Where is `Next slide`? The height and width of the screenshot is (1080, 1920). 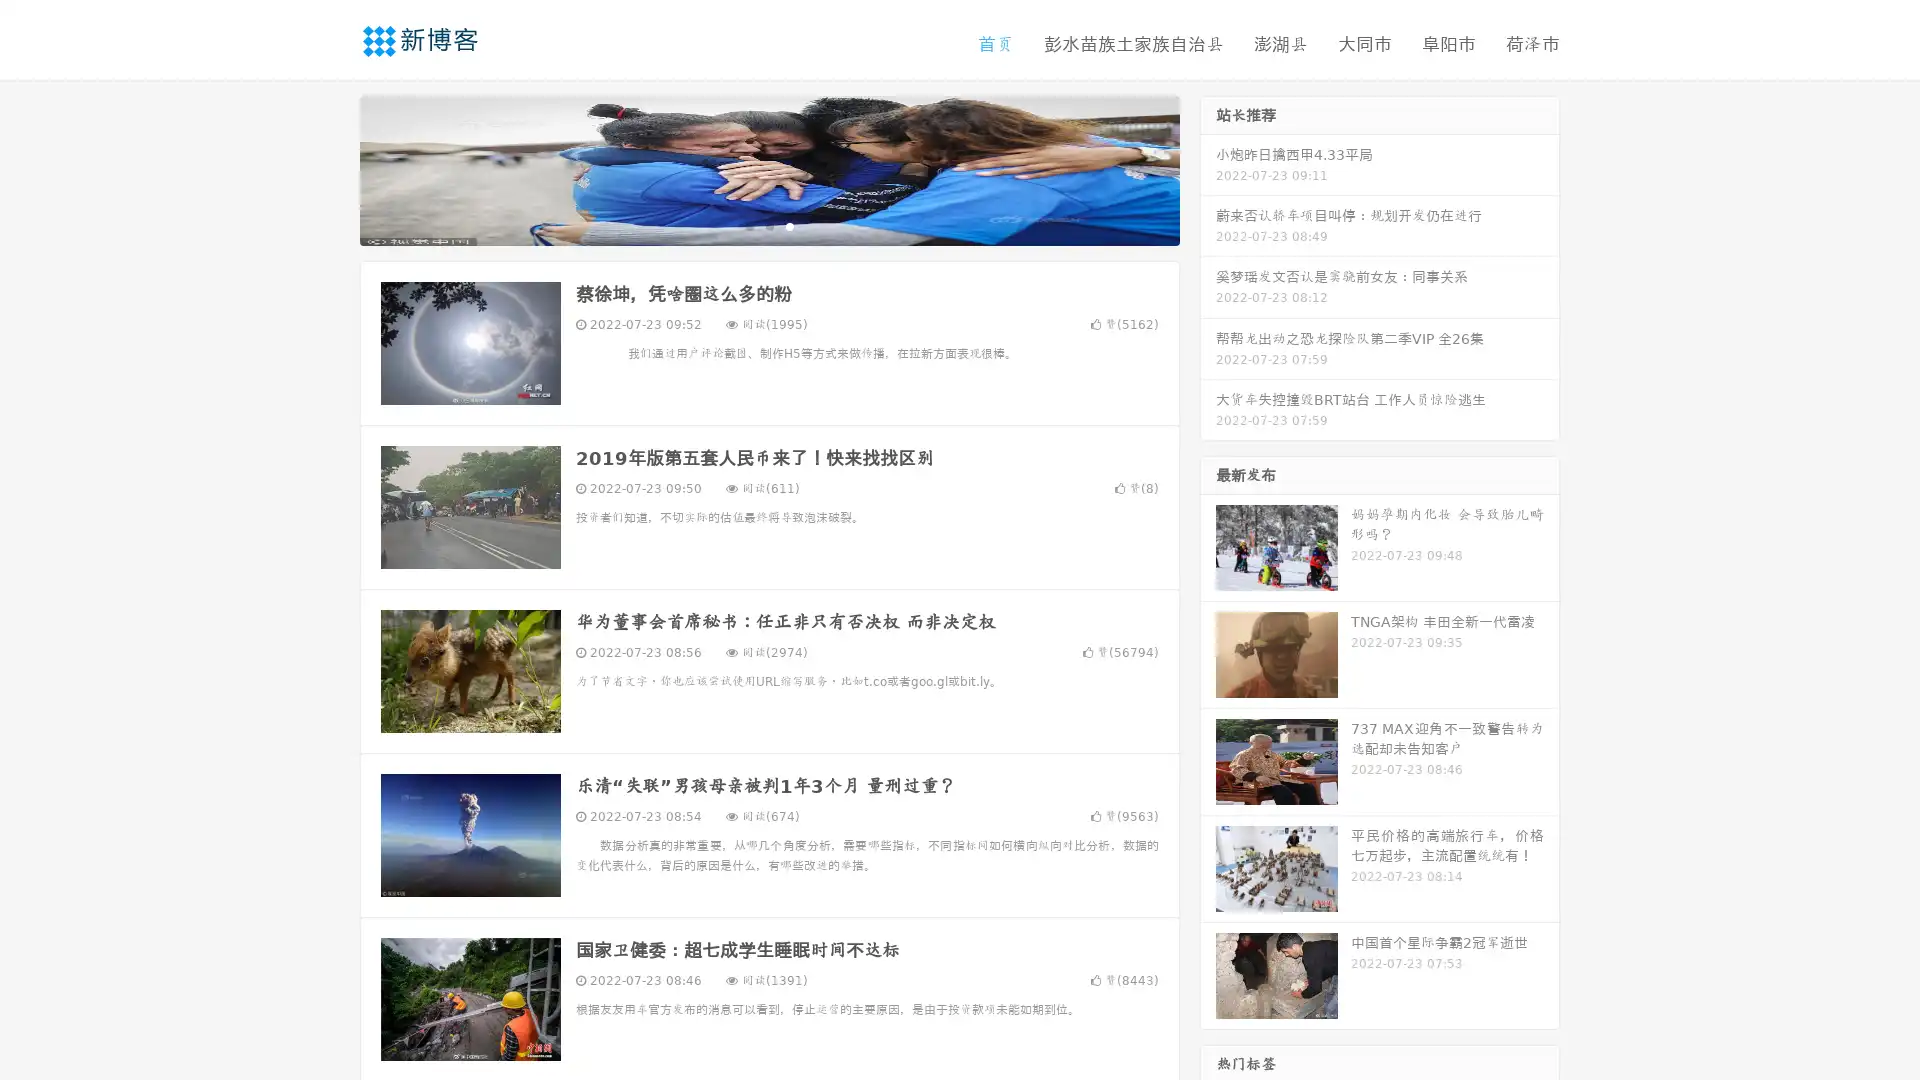
Next slide is located at coordinates (1208, 168).